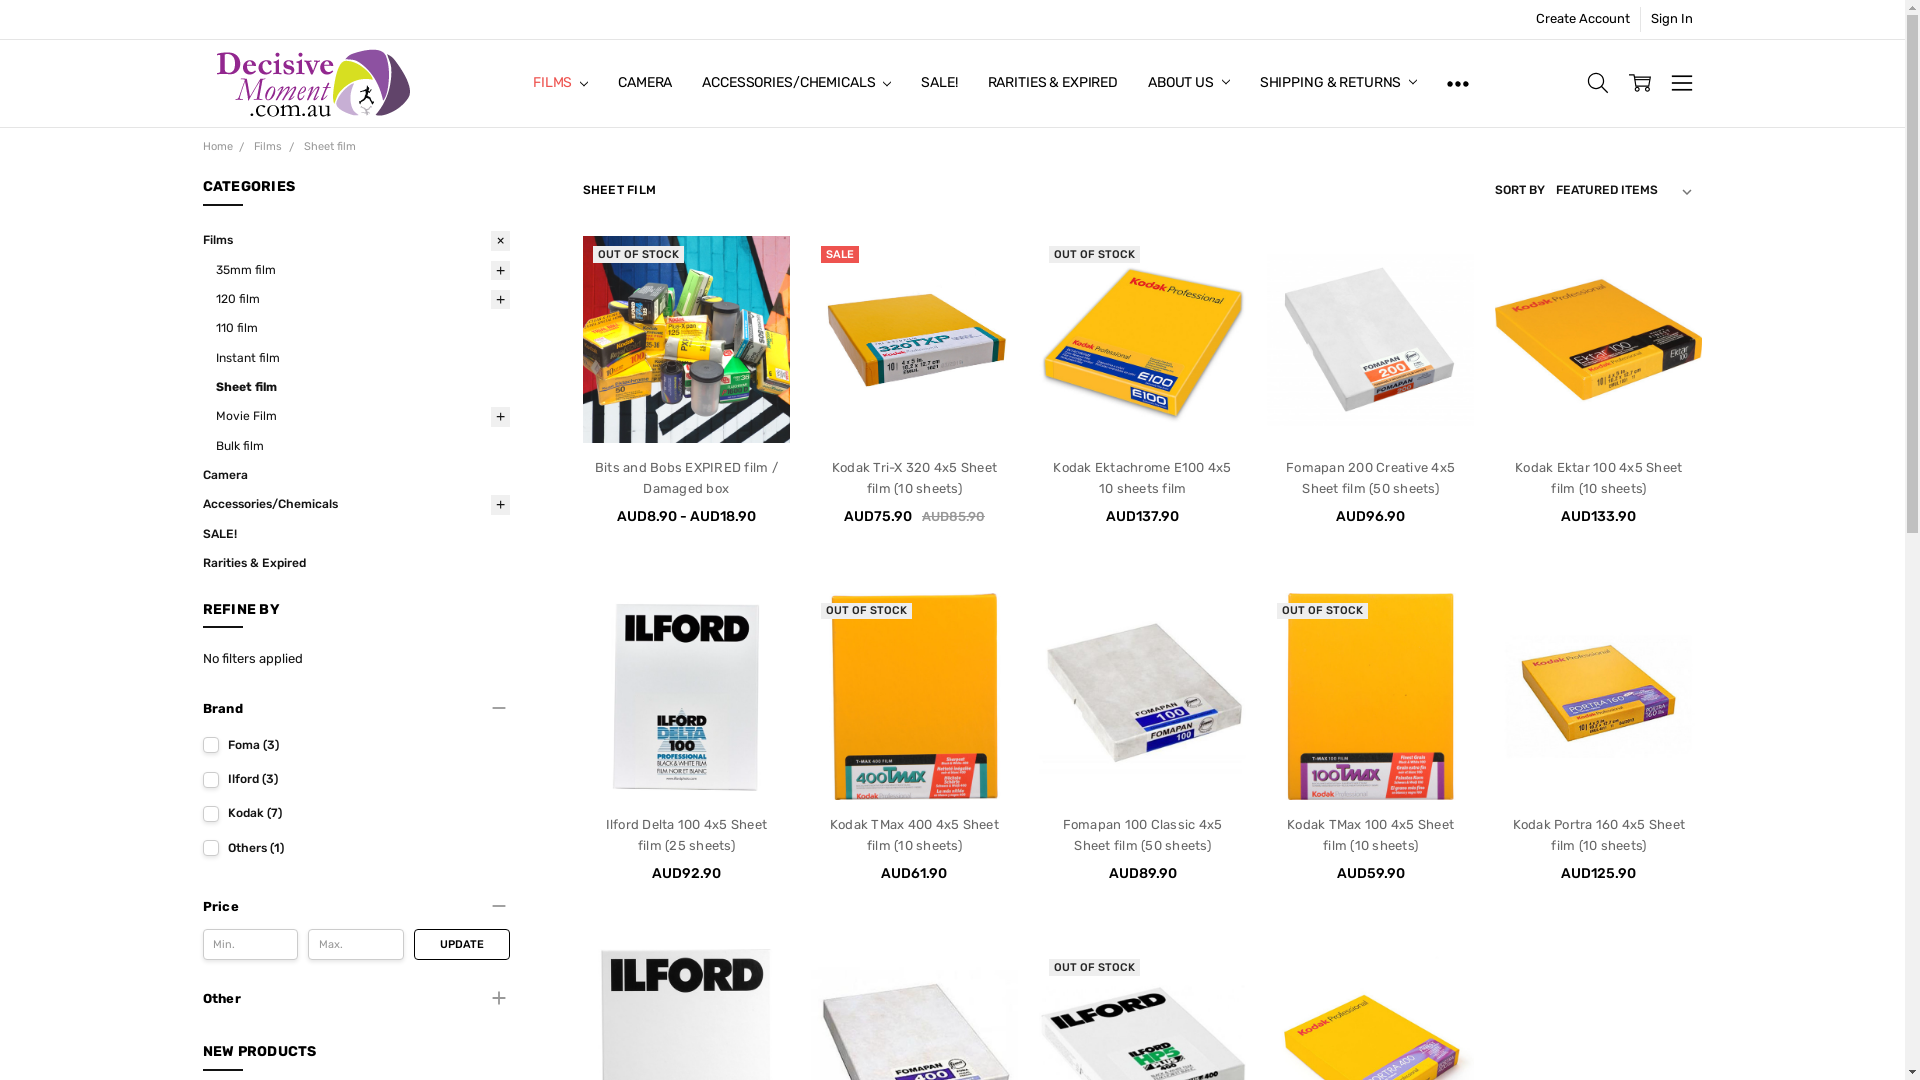 Image resolution: width=1920 pixels, height=1080 pixels. Describe the element at coordinates (602, 82) in the screenshot. I see `'CAMERA'` at that location.